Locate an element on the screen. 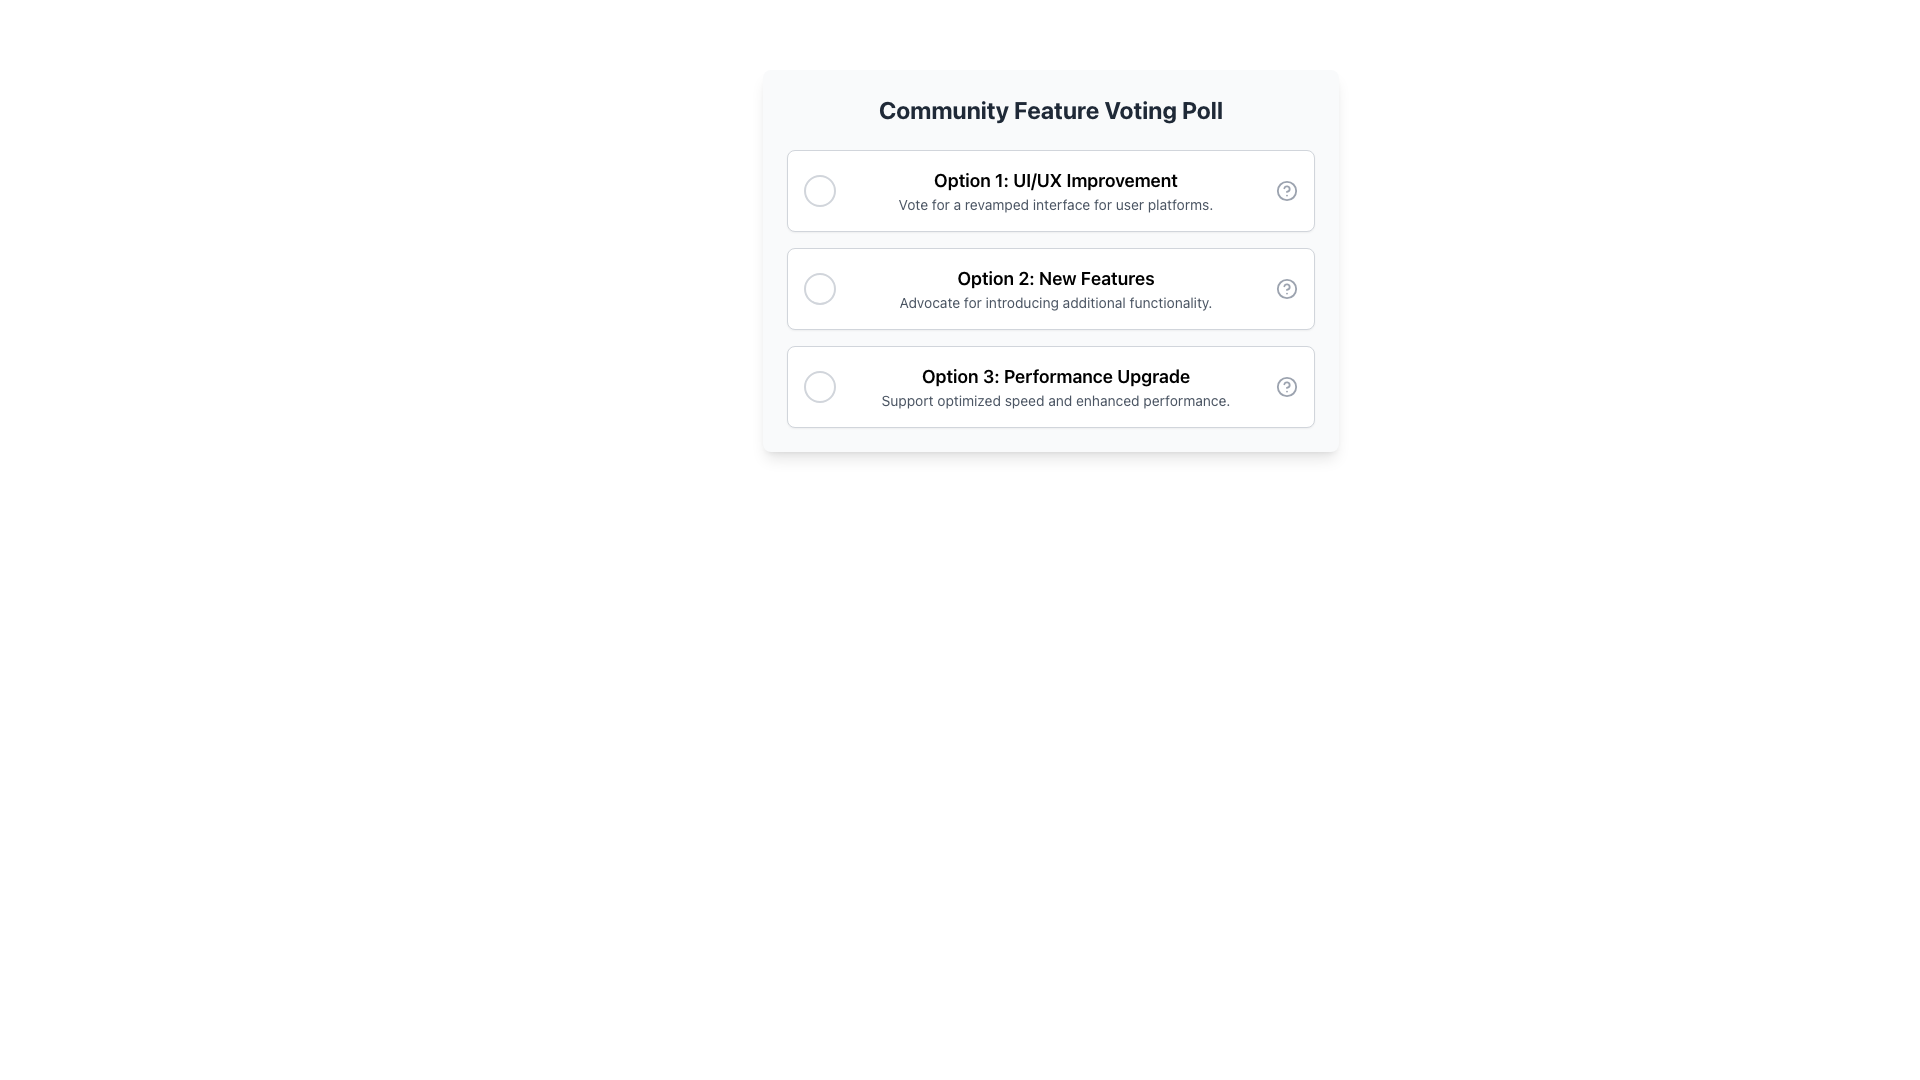 The width and height of the screenshot is (1920, 1080). header text at the top of the voting interface, which indicates the purpose of the displayed voting options is located at coordinates (1050, 110).